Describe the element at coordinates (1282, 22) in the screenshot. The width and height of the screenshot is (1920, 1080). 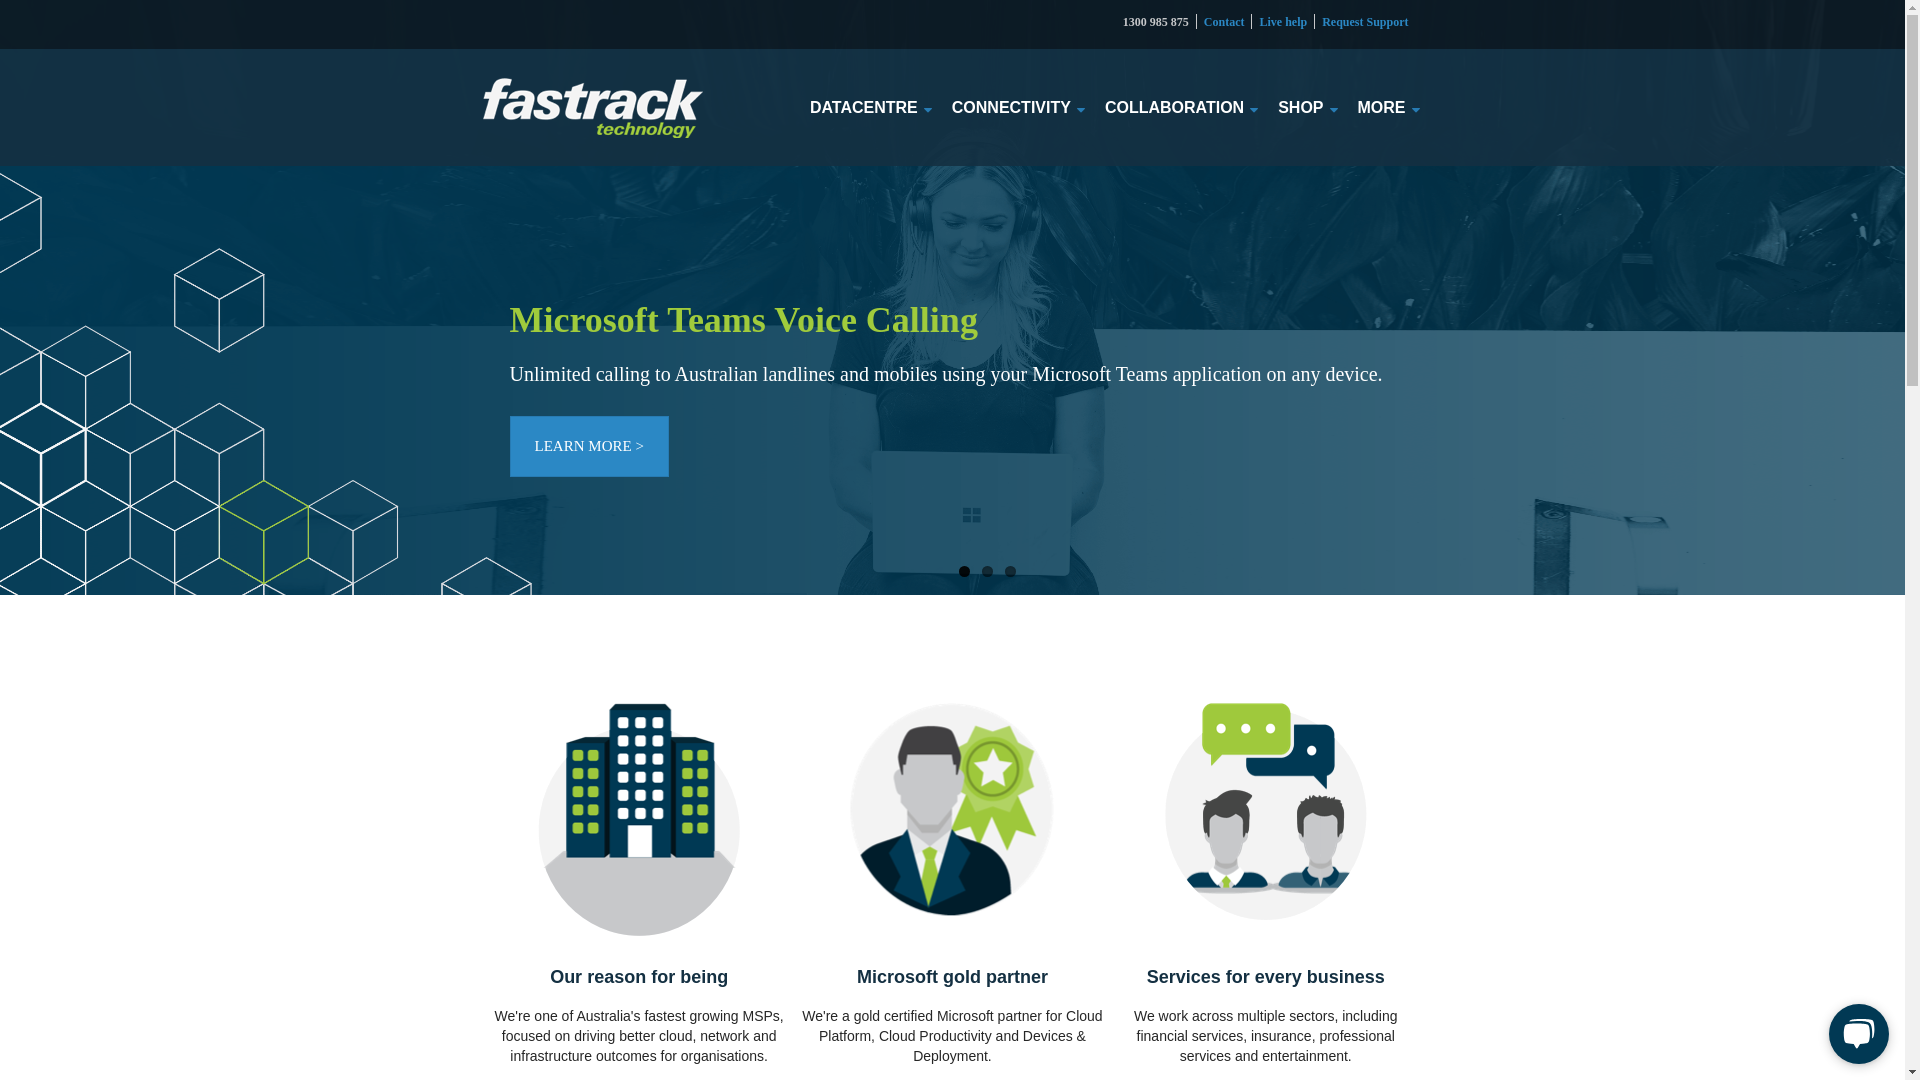
I see `'Live help'` at that location.